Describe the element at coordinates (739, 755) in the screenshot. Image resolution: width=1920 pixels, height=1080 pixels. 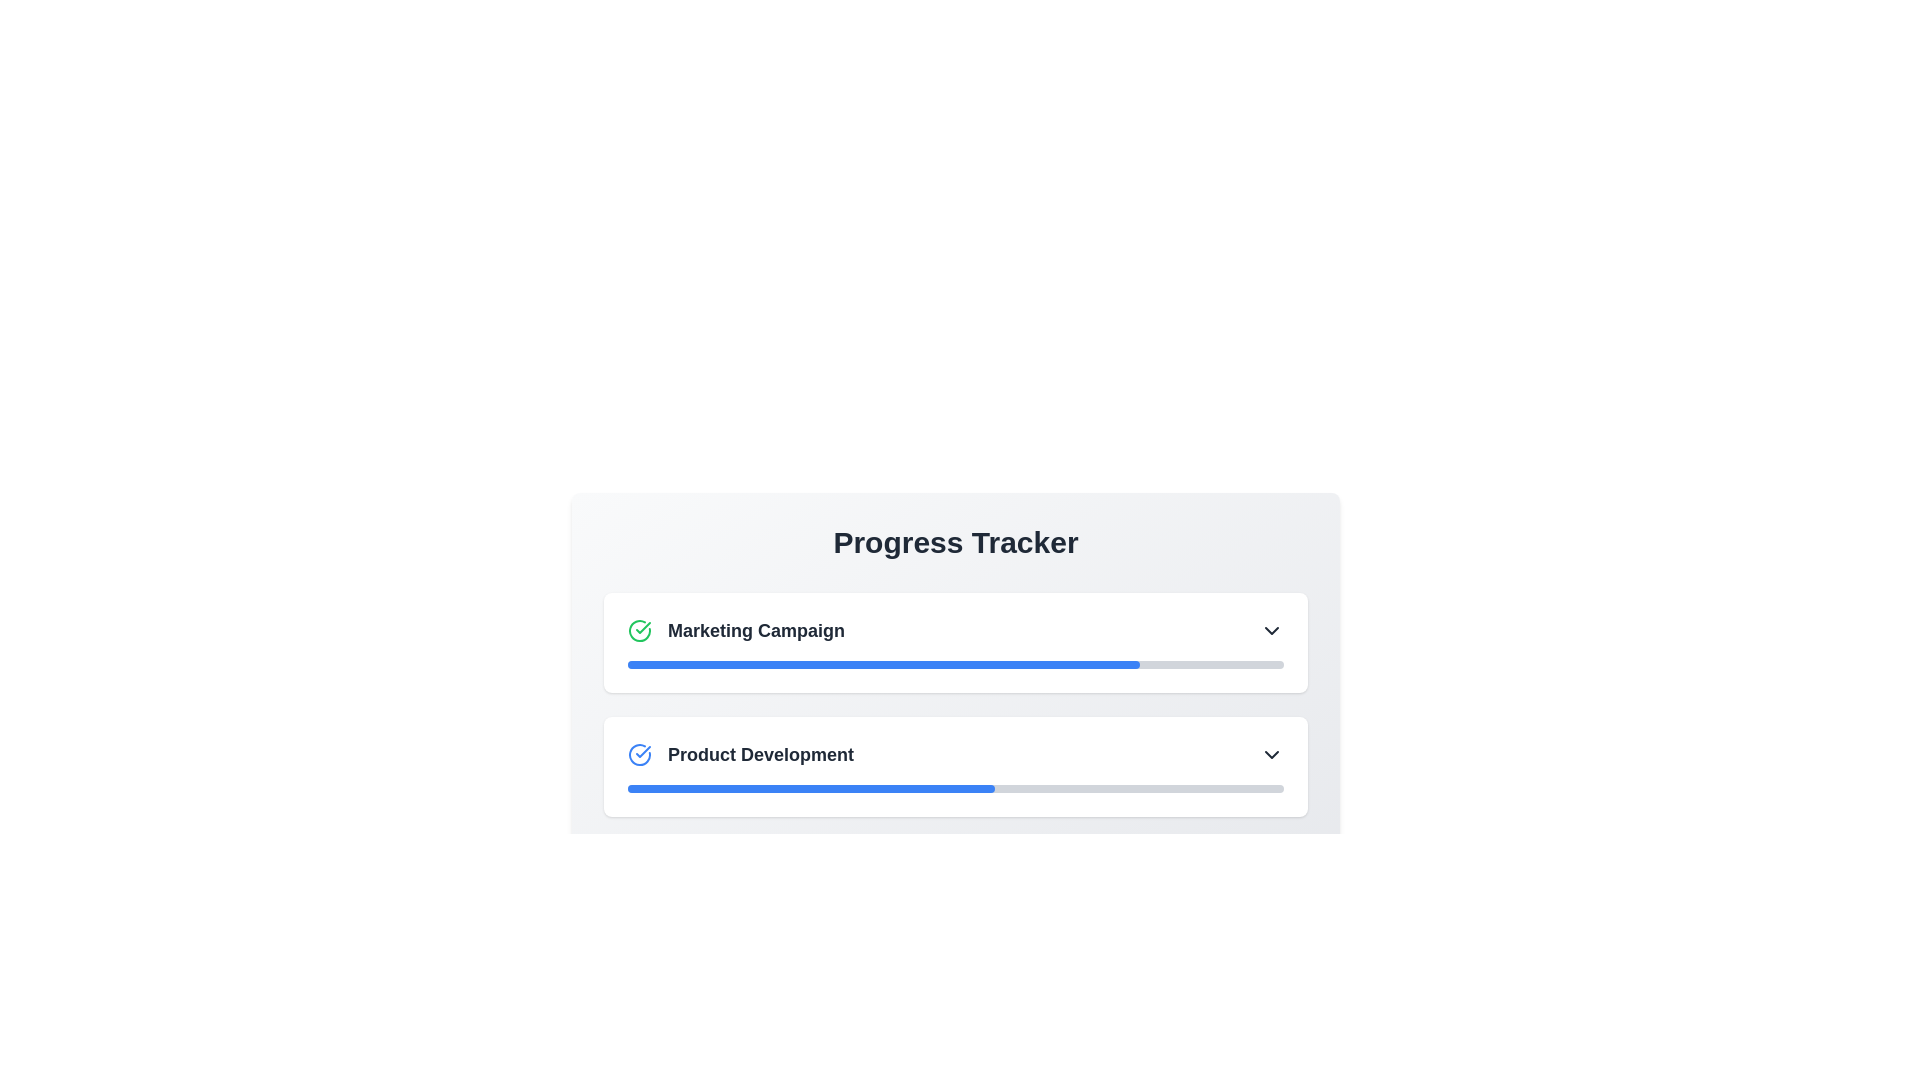
I see `the 'Product Development' label in the Progress Tracker section` at that location.